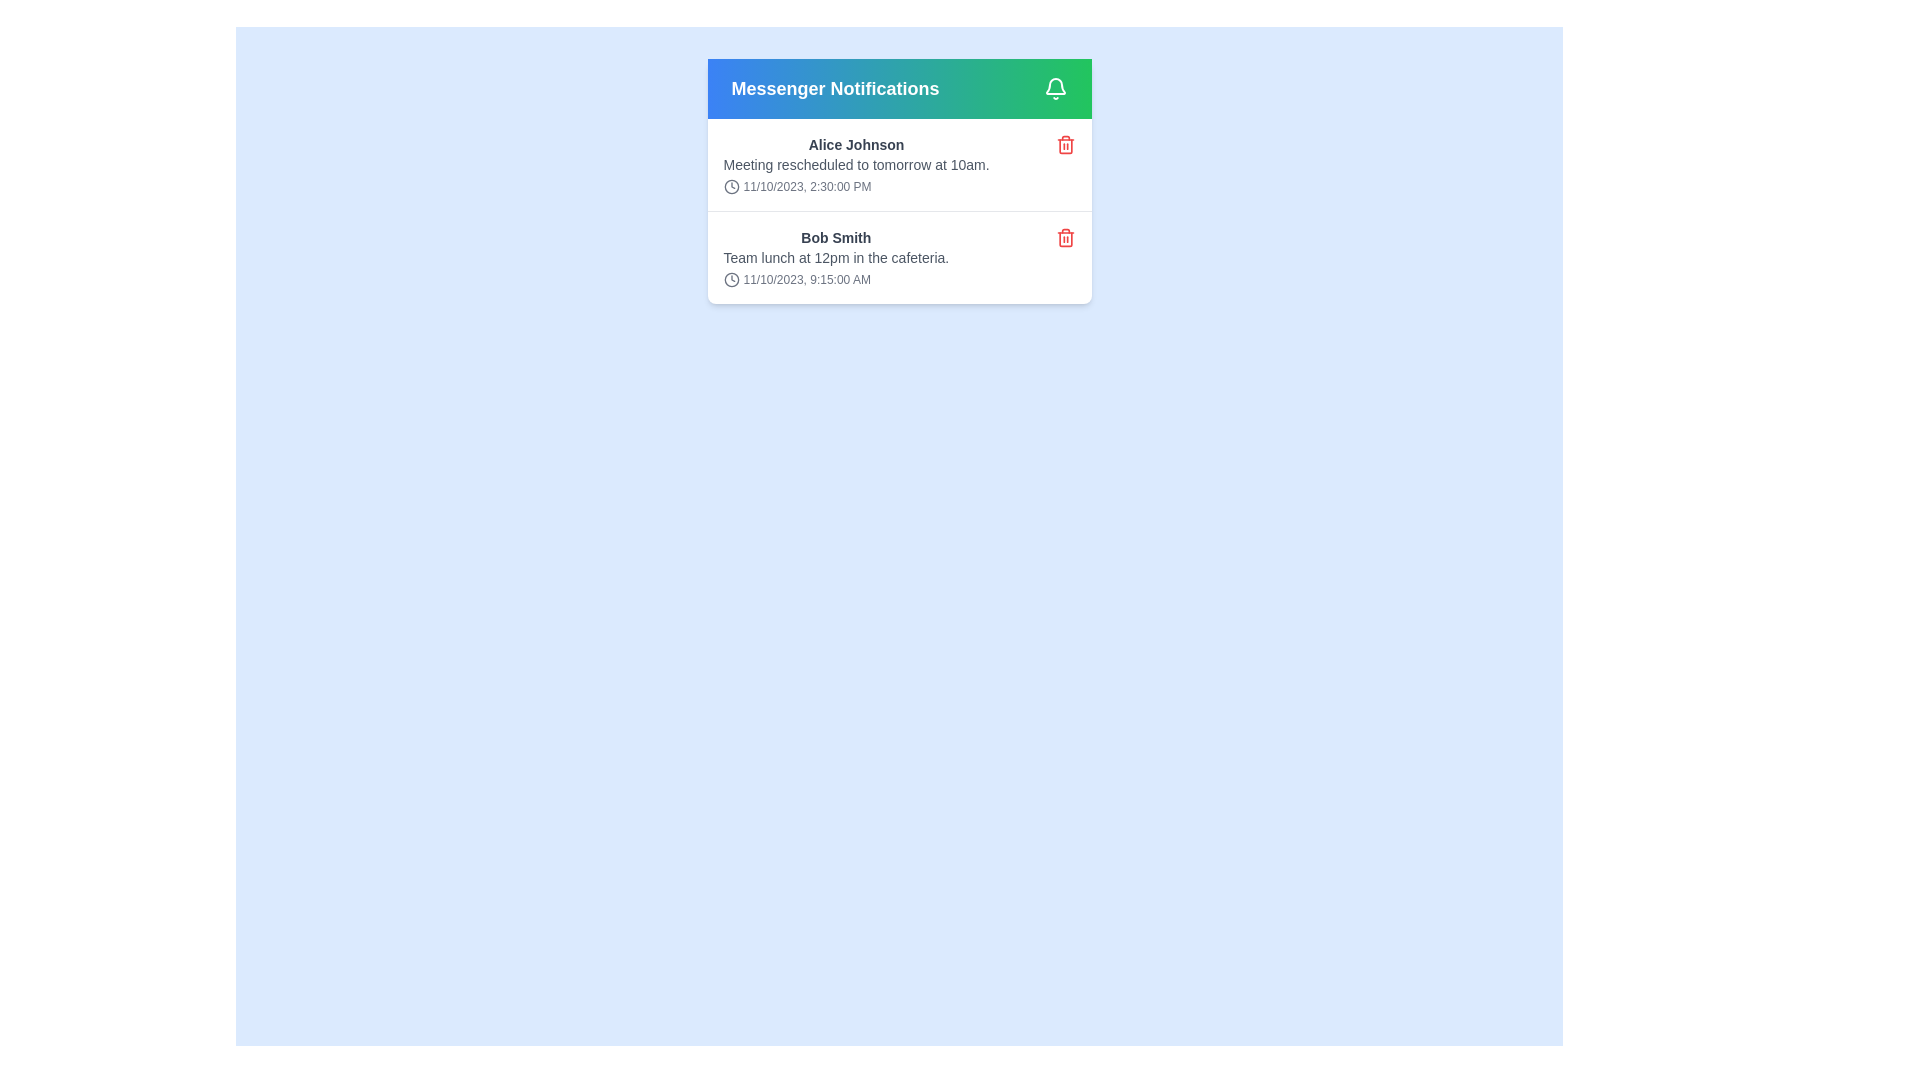 The width and height of the screenshot is (1920, 1080). What do you see at coordinates (898, 256) in the screenshot?
I see `the notification card containing the header 'Bob Smith' and the description 'Team lunch at 12pm in the cafeteria.'` at bounding box center [898, 256].